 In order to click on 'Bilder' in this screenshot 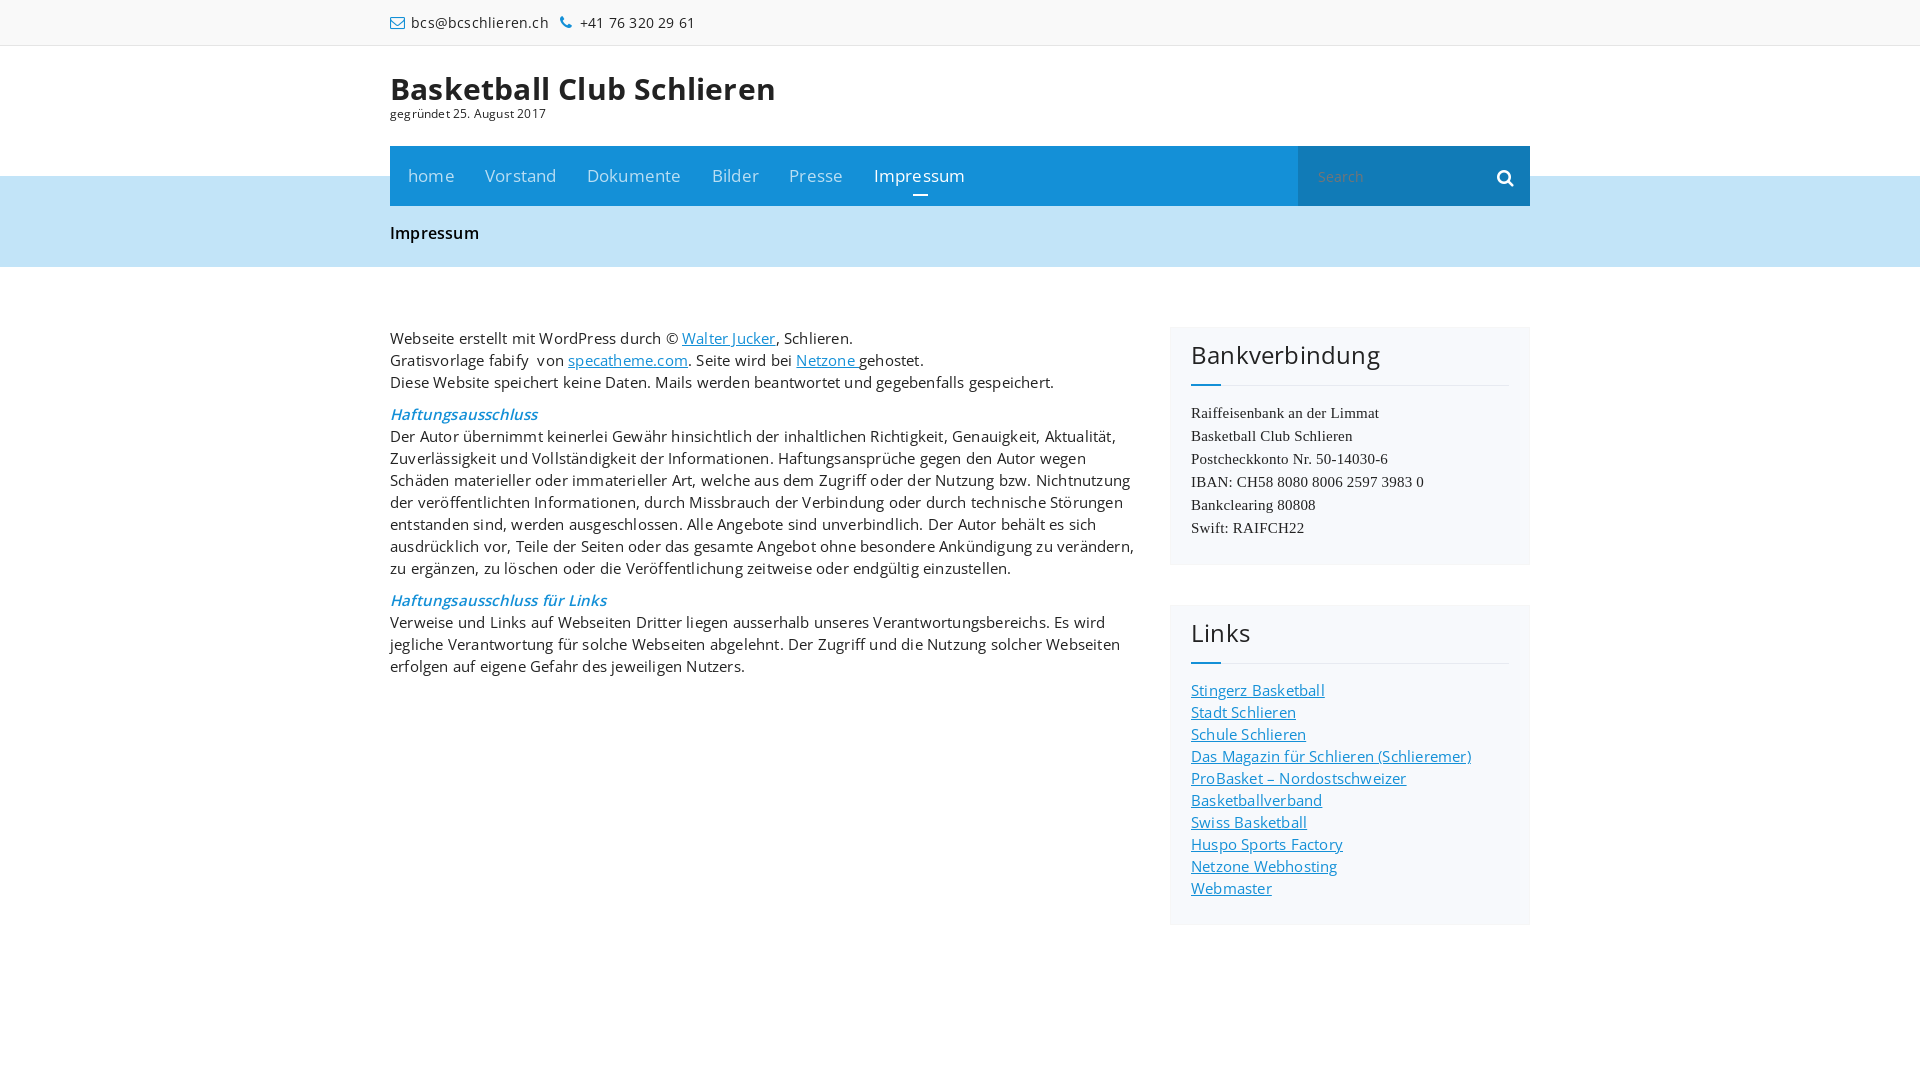, I will do `click(734, 175)`.